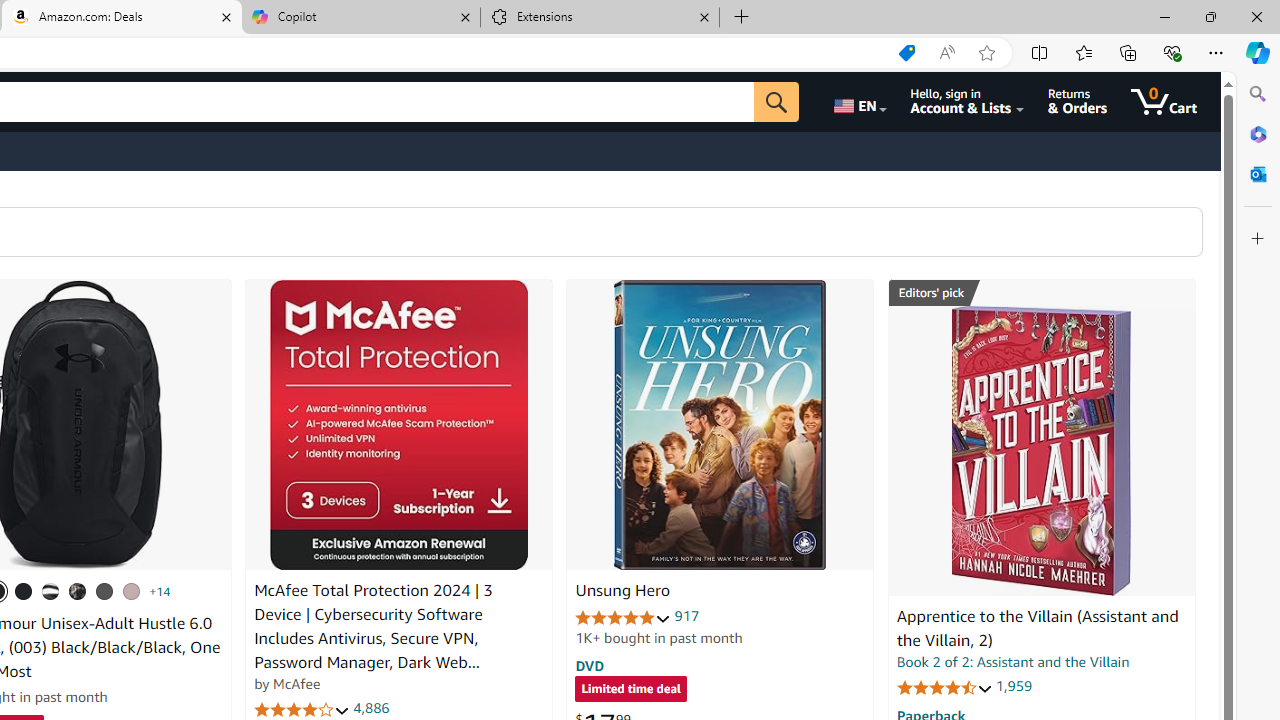 This screenshot has height=720, width=1280. Describe the element at coordinates (78, 590) in the screenshot. I see `'(004) Black / Black / Metallic Gold'` at that location.